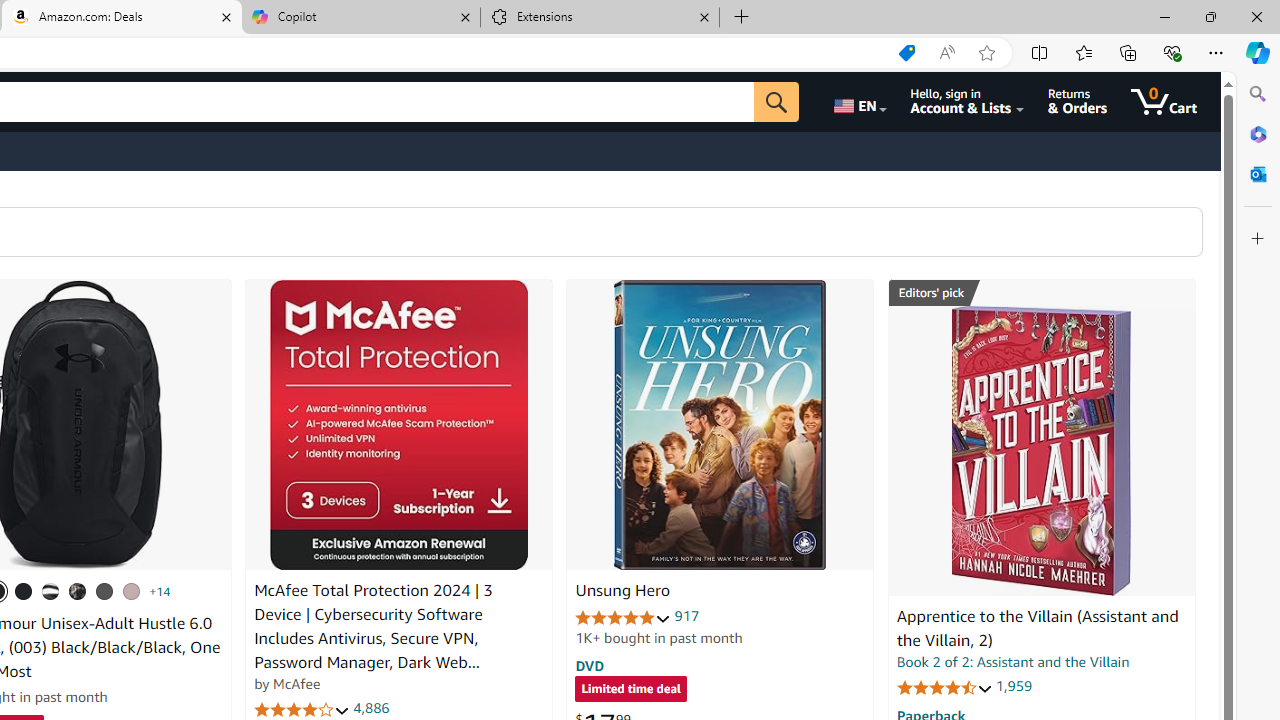 This screenshot has height=720, width=1280. Describe the element at coordinates (78, 590) in the screenshot. I see `'(004) Black / Black / Metallic Gold'` at that location.